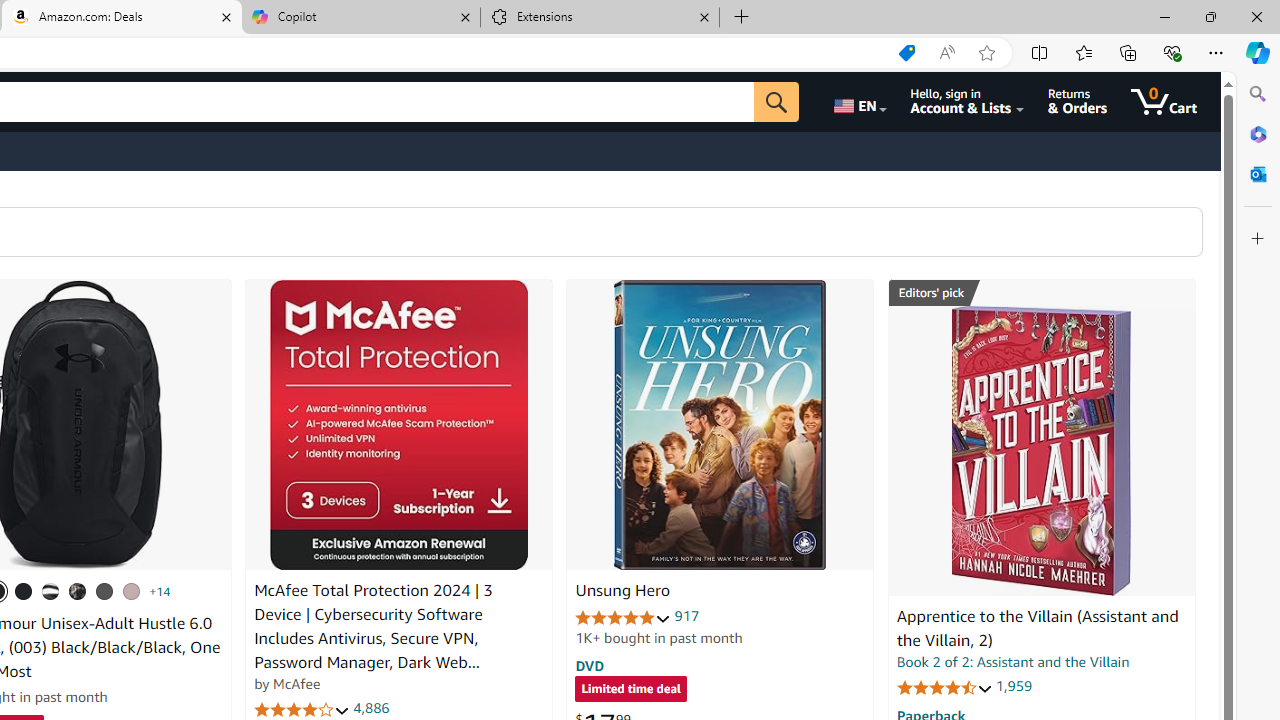 This screenshot has height=720, width=1280. Describe the element at coordinates (78, 590) in the screenshot. I see `'(004) Black / Black / Metallic Gold'` at that location.